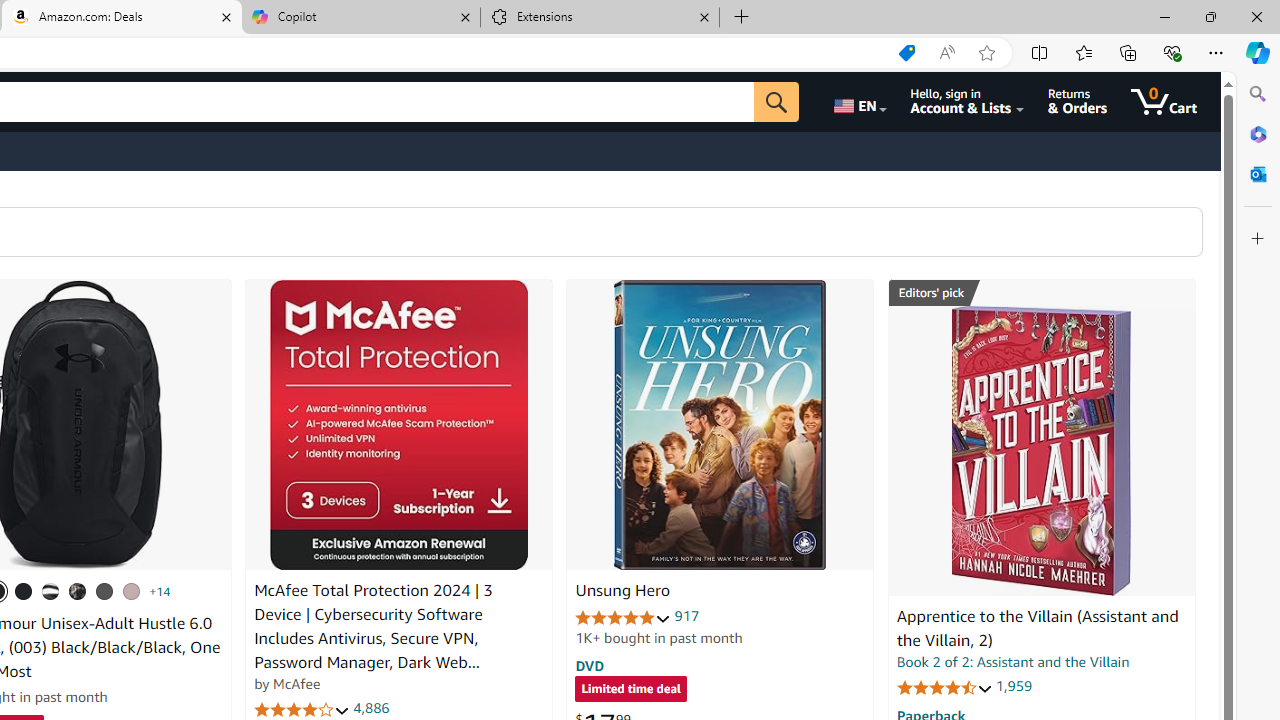 This screenshot has height=720, width=1280. Describe the element at coordinates (78, 590) in the screenshot. I see `'(004) Black / Black / Metallic Gold'` at that location.